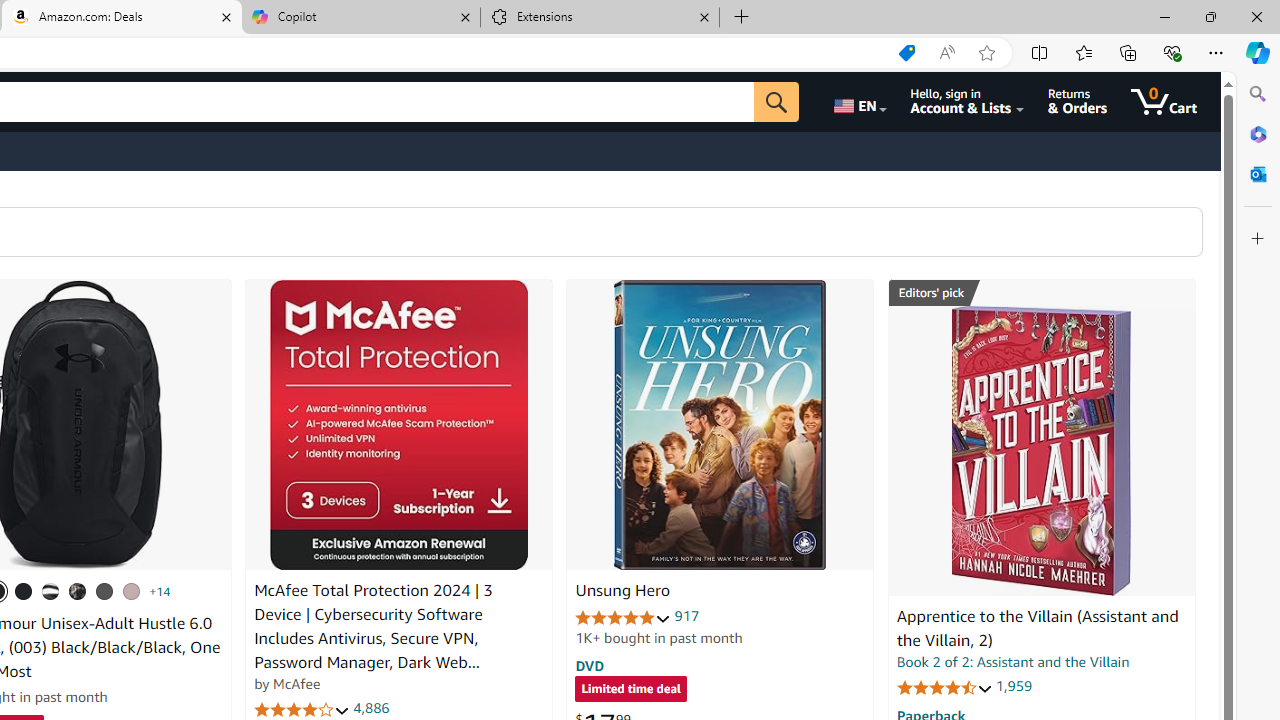 This screenshot has height=720, width=1280. Describe the element at coordinates (78, 590) in the screenshot. I see `'(004) Black / Black / Metallic Gold'` at that location.